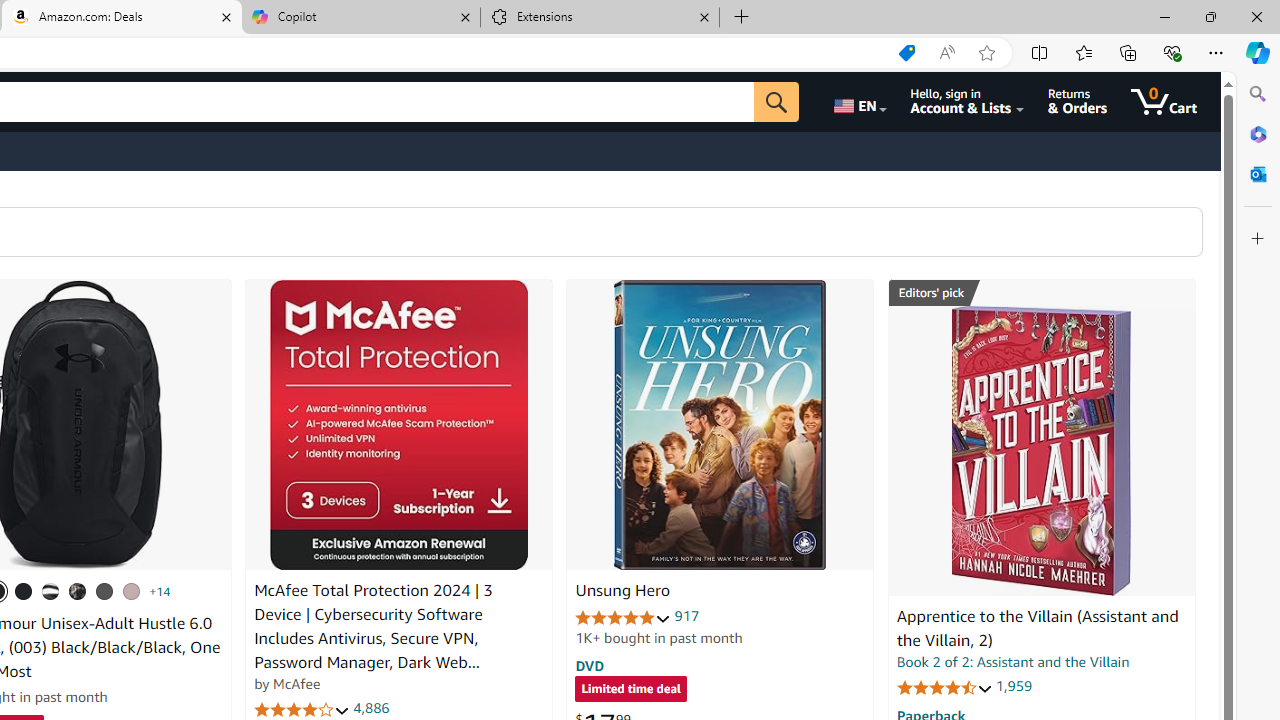 This screenshot has height=720, width=1280. Describe the element at coordinates (78, 590) in the screenshot. I see `'(004) Black / Black / Metallic Gold'` at that location.